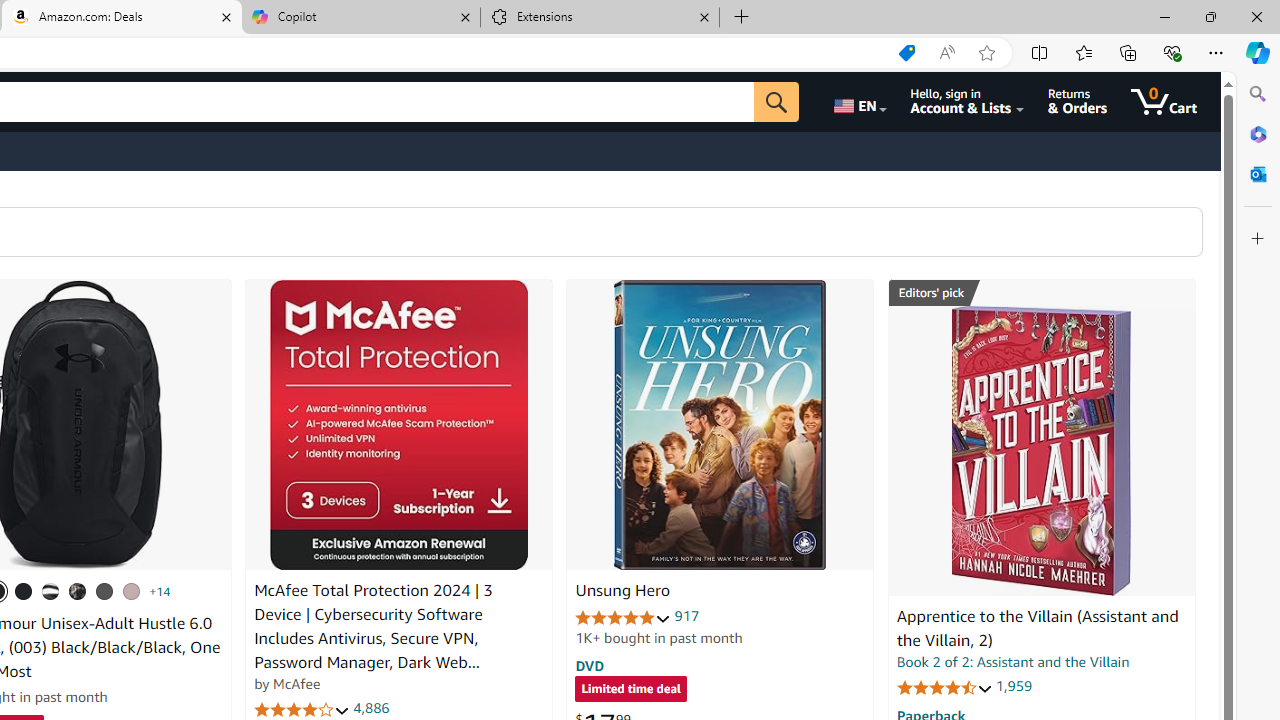 This screenshot has height=720, width=1280. Describe the element at coordinates (78, 590) in the screenshot. I see `'(004) Black / Black / Metallic Gold'` at that location.